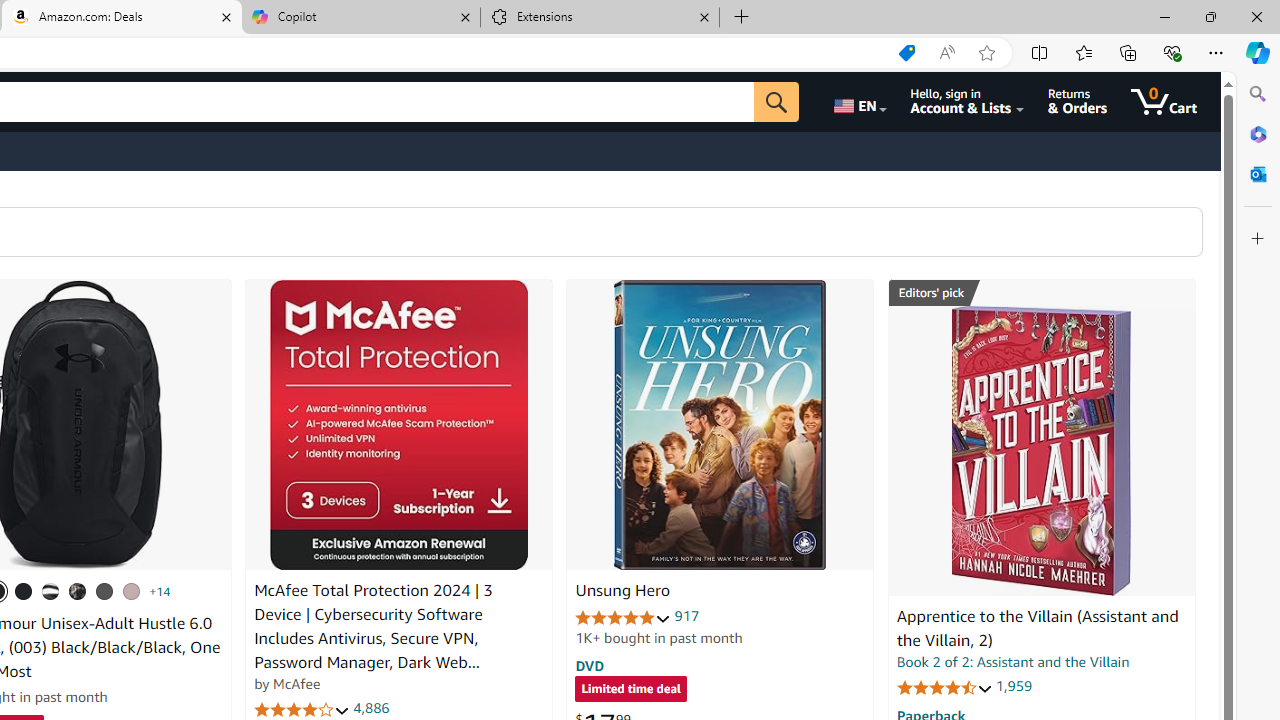 This screenshot has height=720, width=1280. Describe the element at coordinates (78, 590) in the screenshot. I see `'(004) Black / Black / Metallic Gold'` at that location.